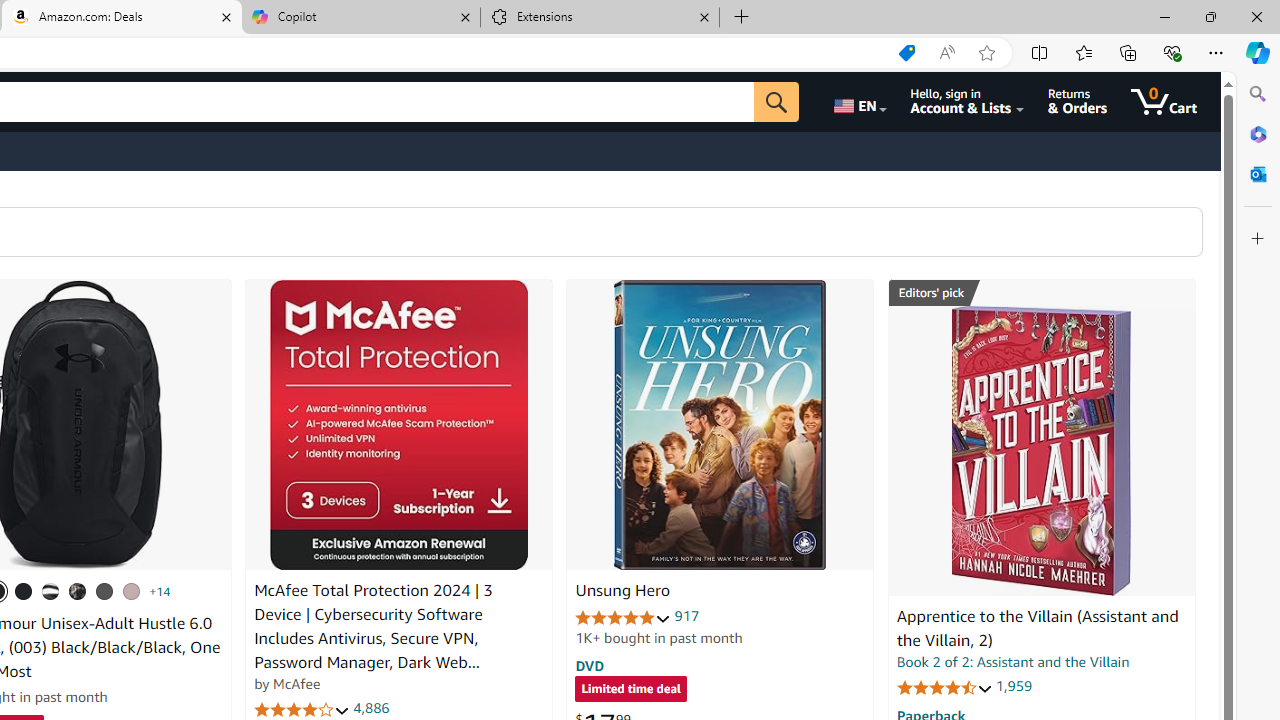 This screenshot has height=720, width=1280. Describe the element at coordinates (78, 590) in the screenshot. I see `'(004) Black / Black / Metallic Gold'` at that location.